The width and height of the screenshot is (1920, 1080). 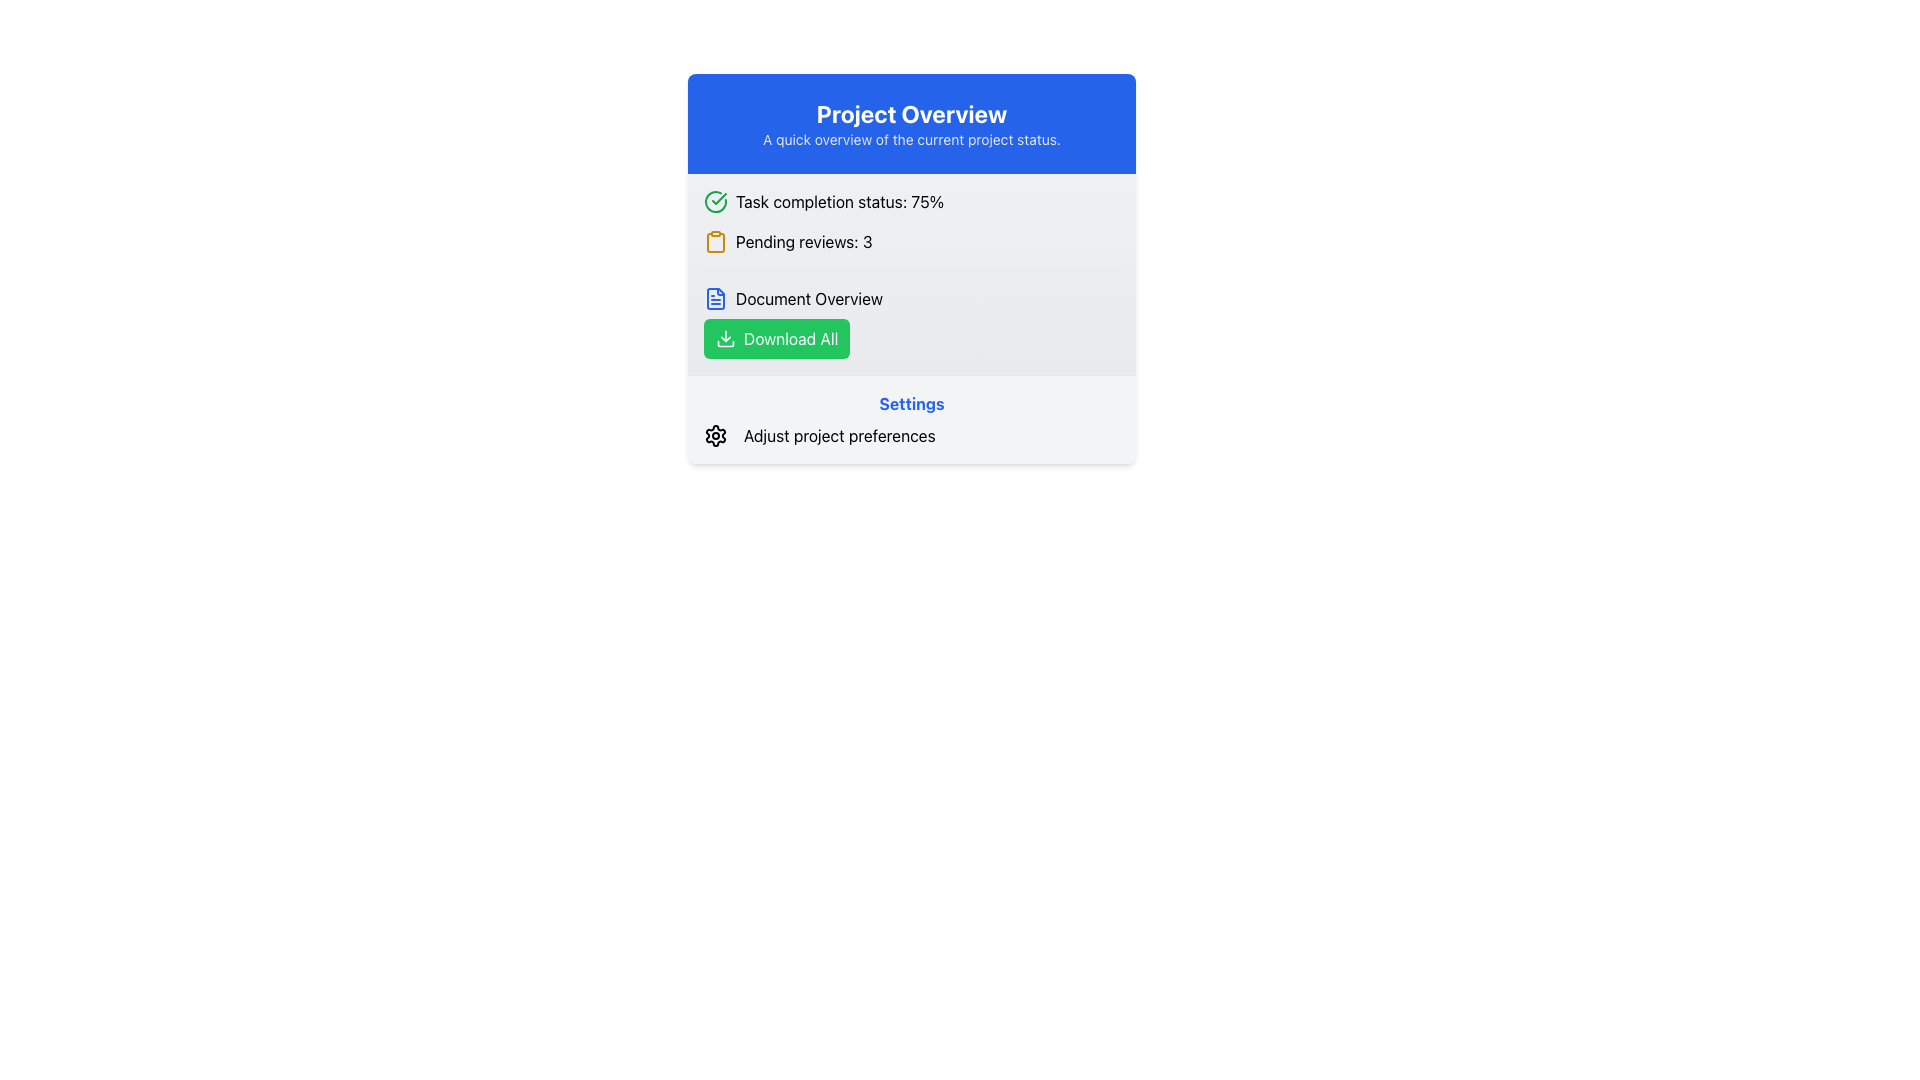 What do you see at coordinates (715, 434) in the screenshot?
I see `the settings gear icon, which is a minimalist black outline icon located adjacent to the text 'Adjust project preferences' at the bottom center of the interface` at bounding box center [715, 434].